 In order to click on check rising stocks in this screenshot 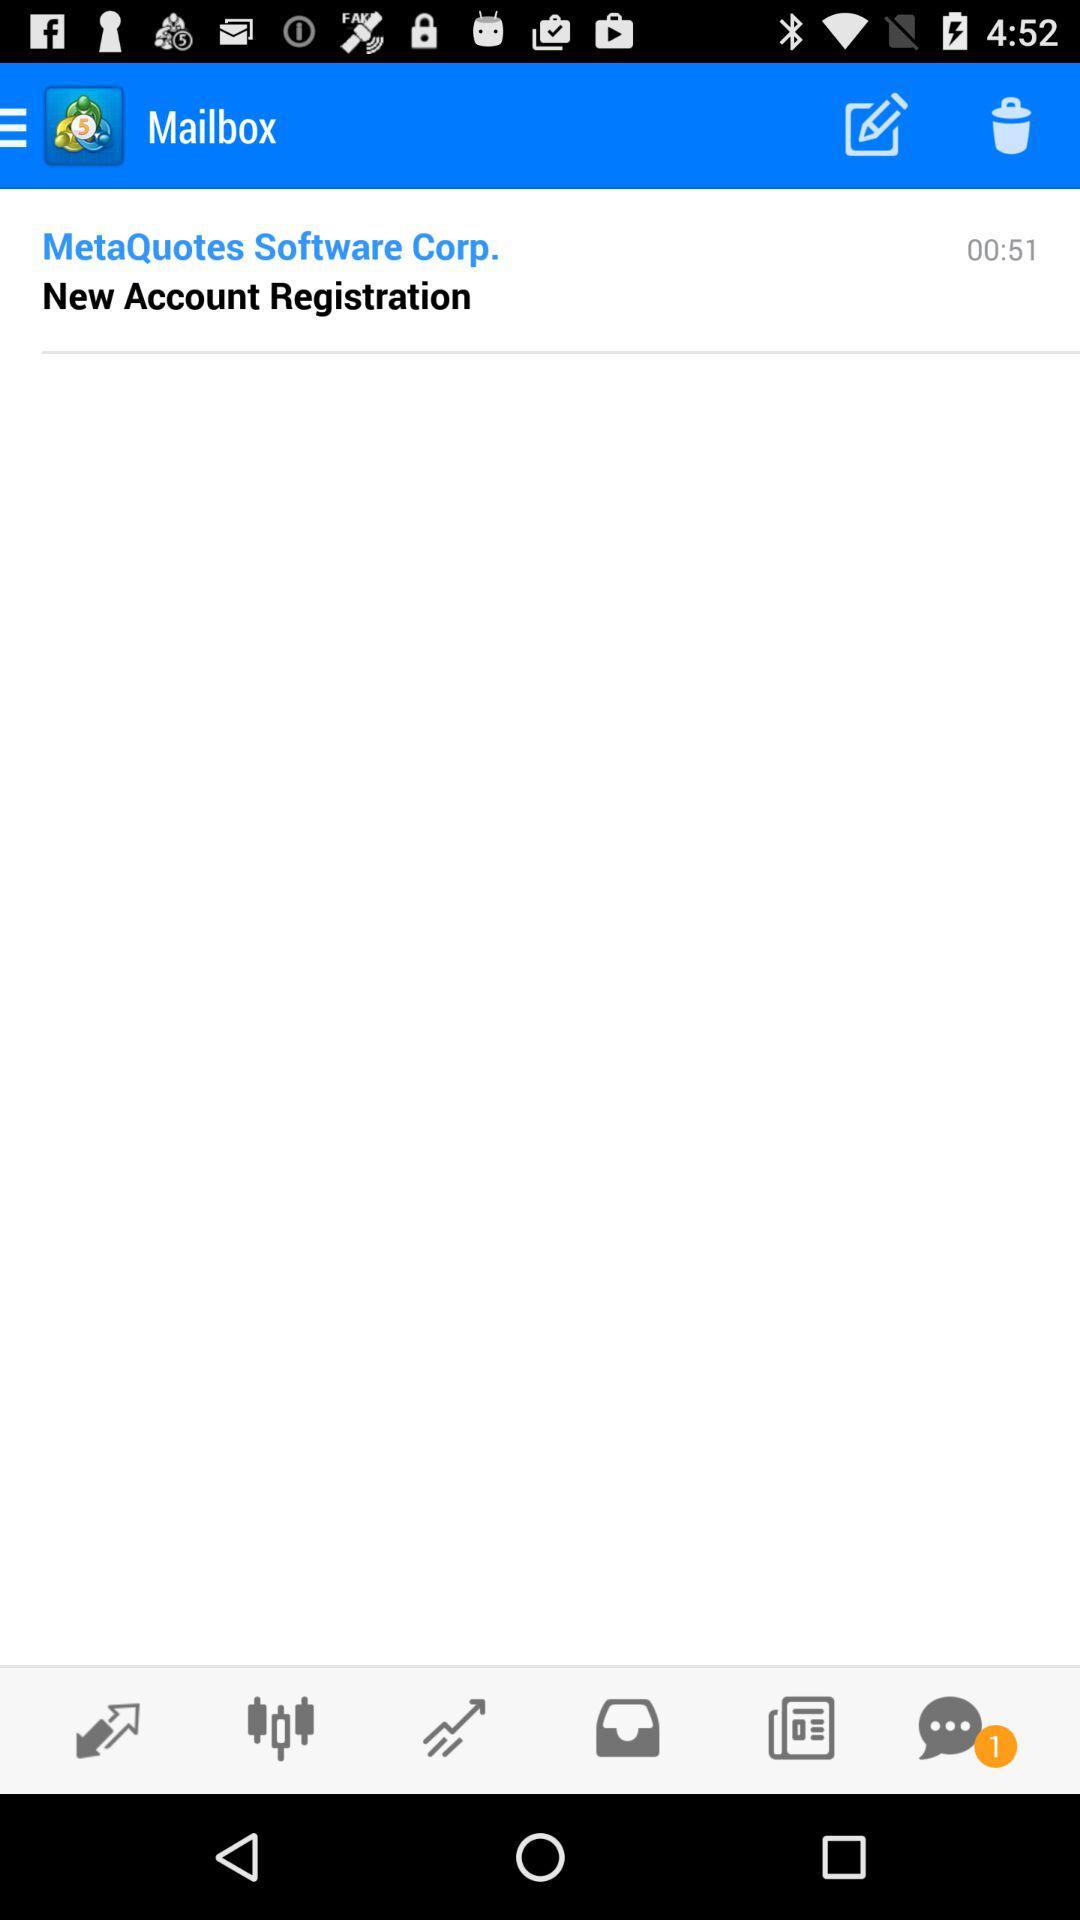, I will do `click(454, 1727)`.